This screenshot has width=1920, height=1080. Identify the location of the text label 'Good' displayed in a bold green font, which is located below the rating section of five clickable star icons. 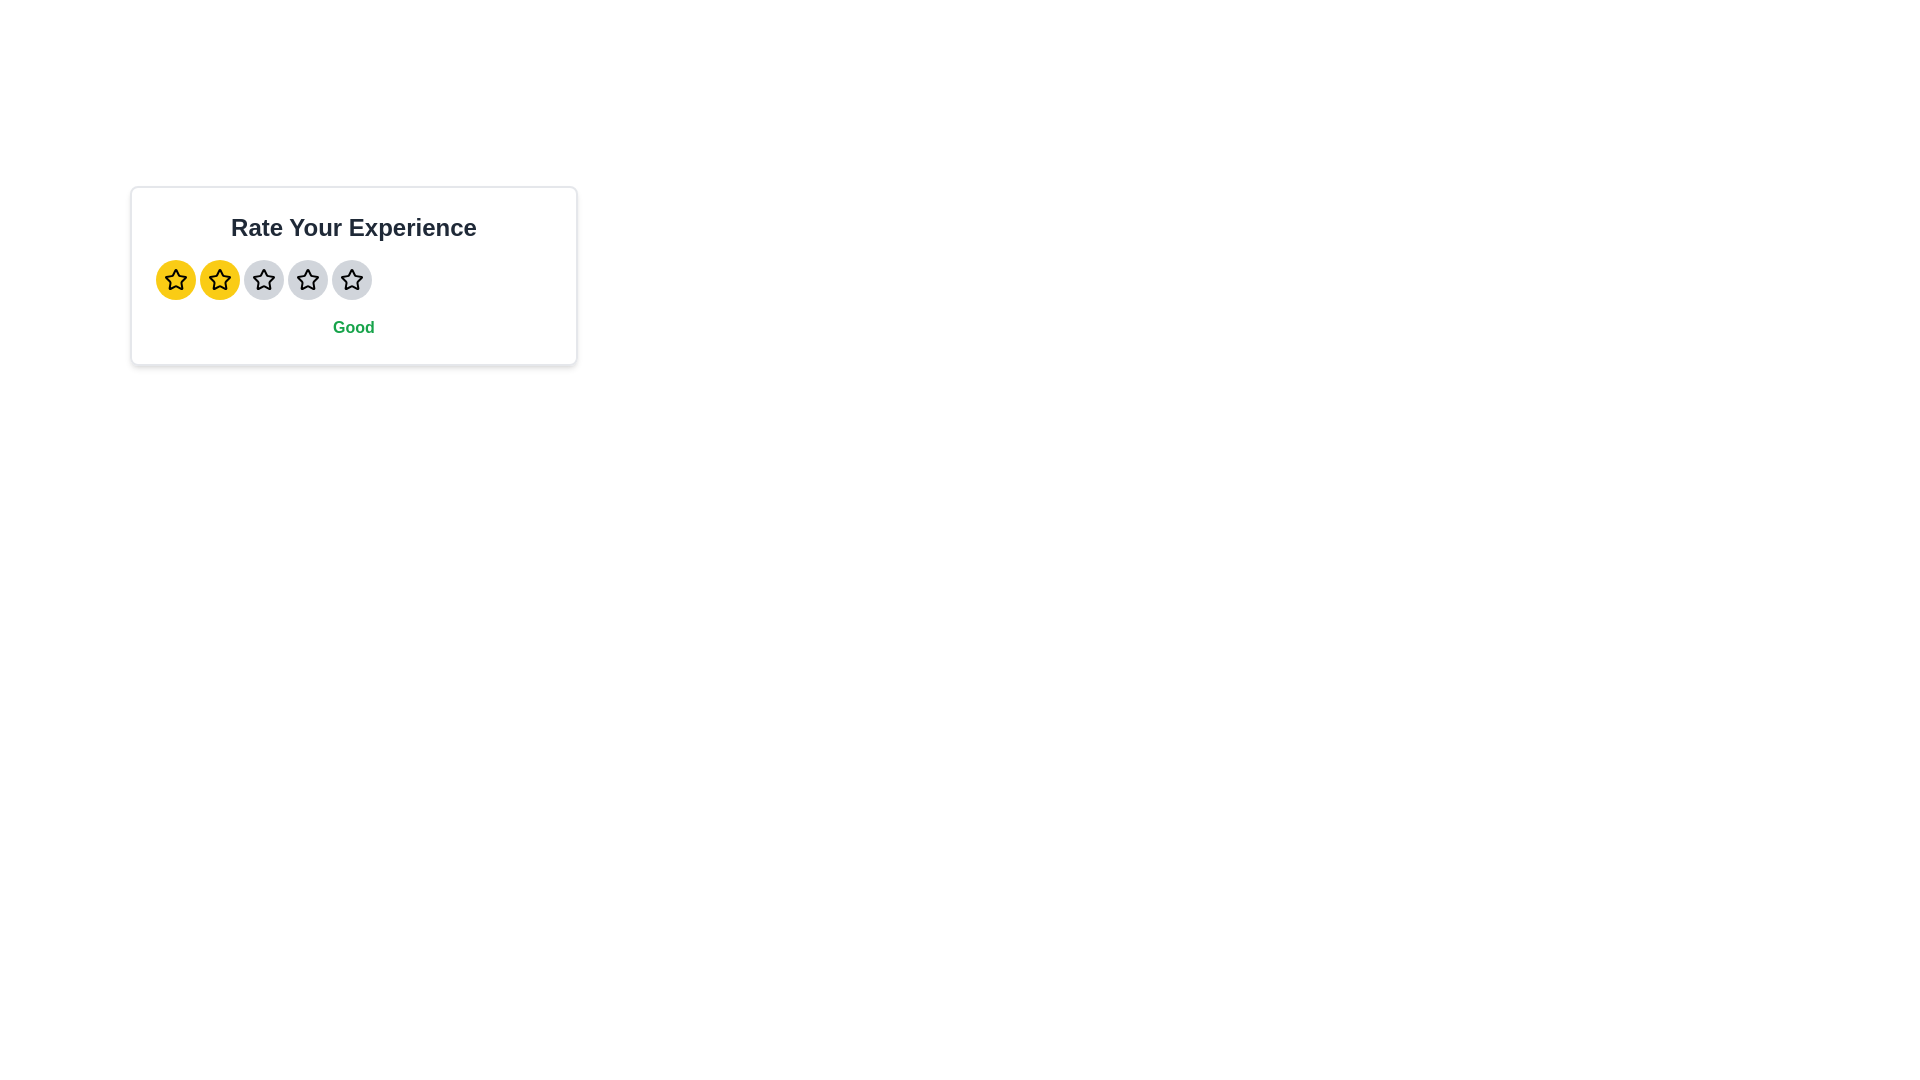
(354, 326).